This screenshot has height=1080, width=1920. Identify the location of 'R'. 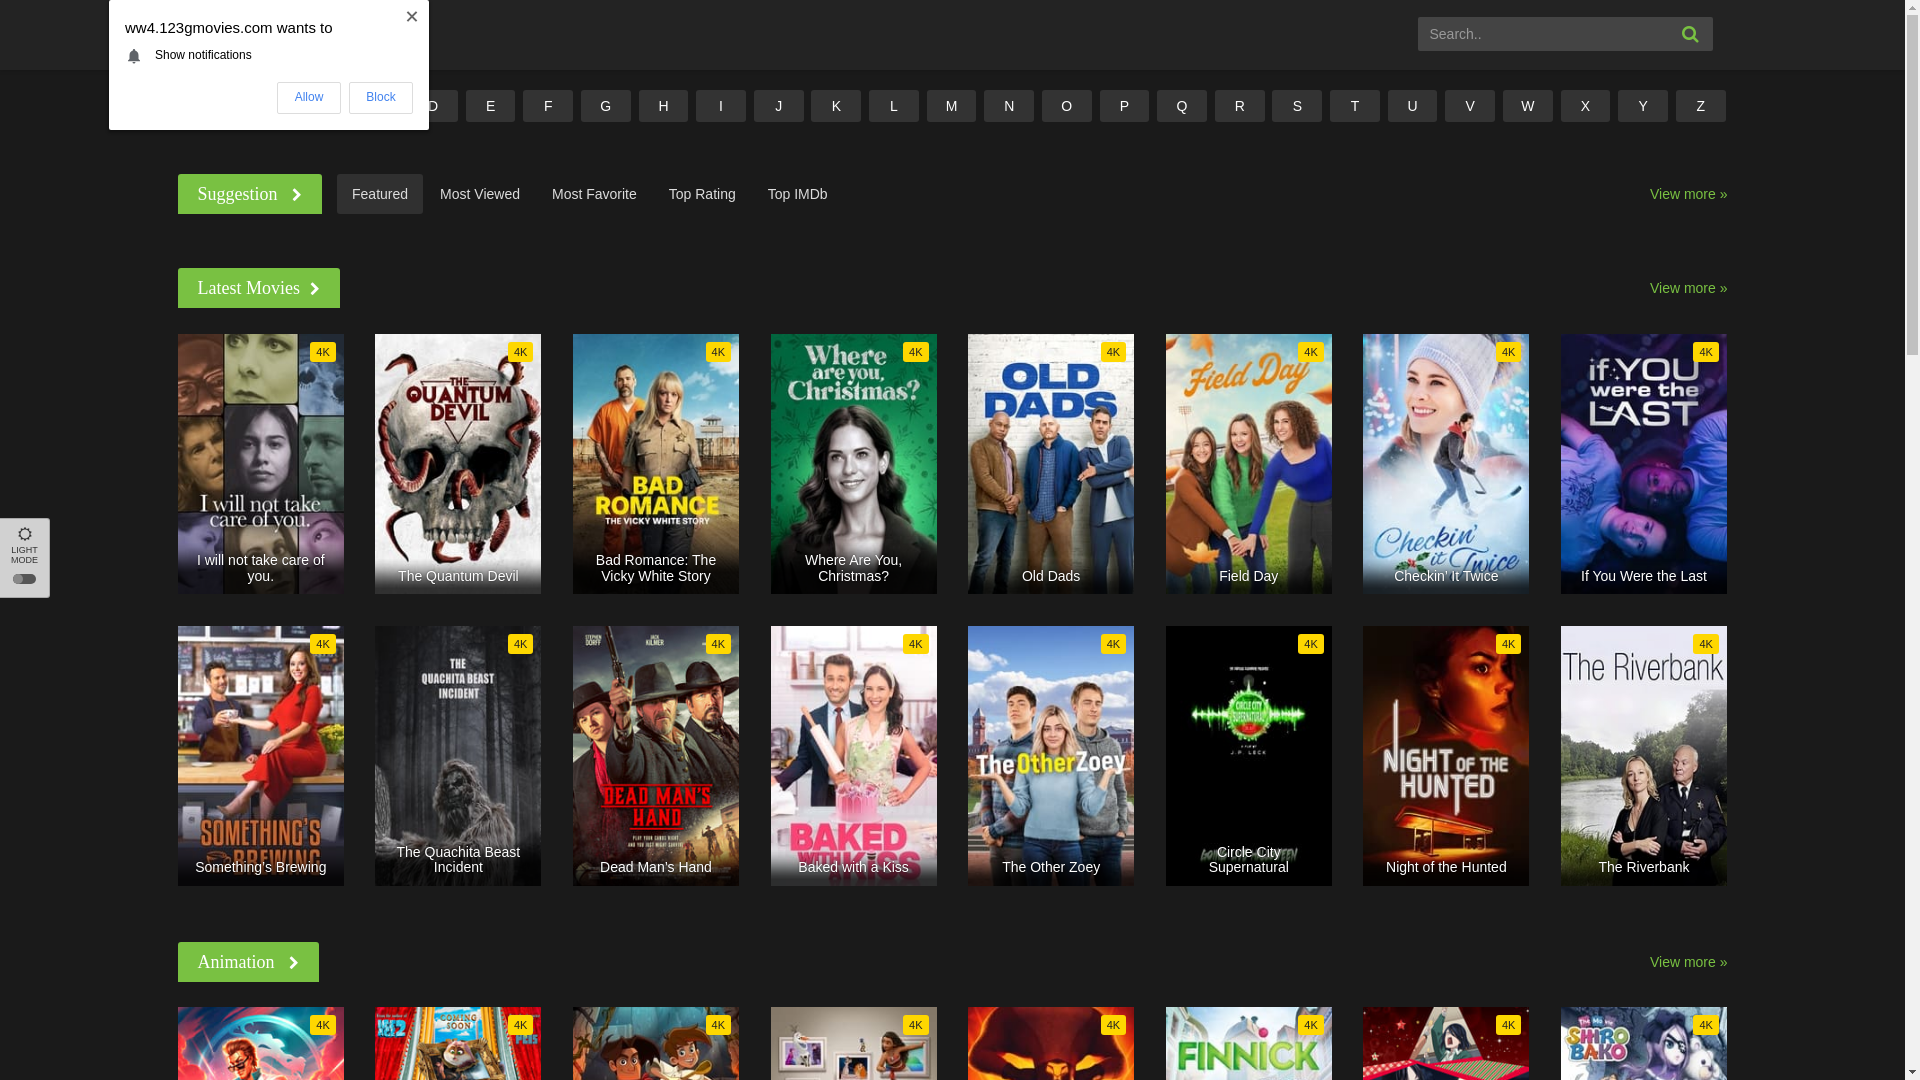
(1238, 105).